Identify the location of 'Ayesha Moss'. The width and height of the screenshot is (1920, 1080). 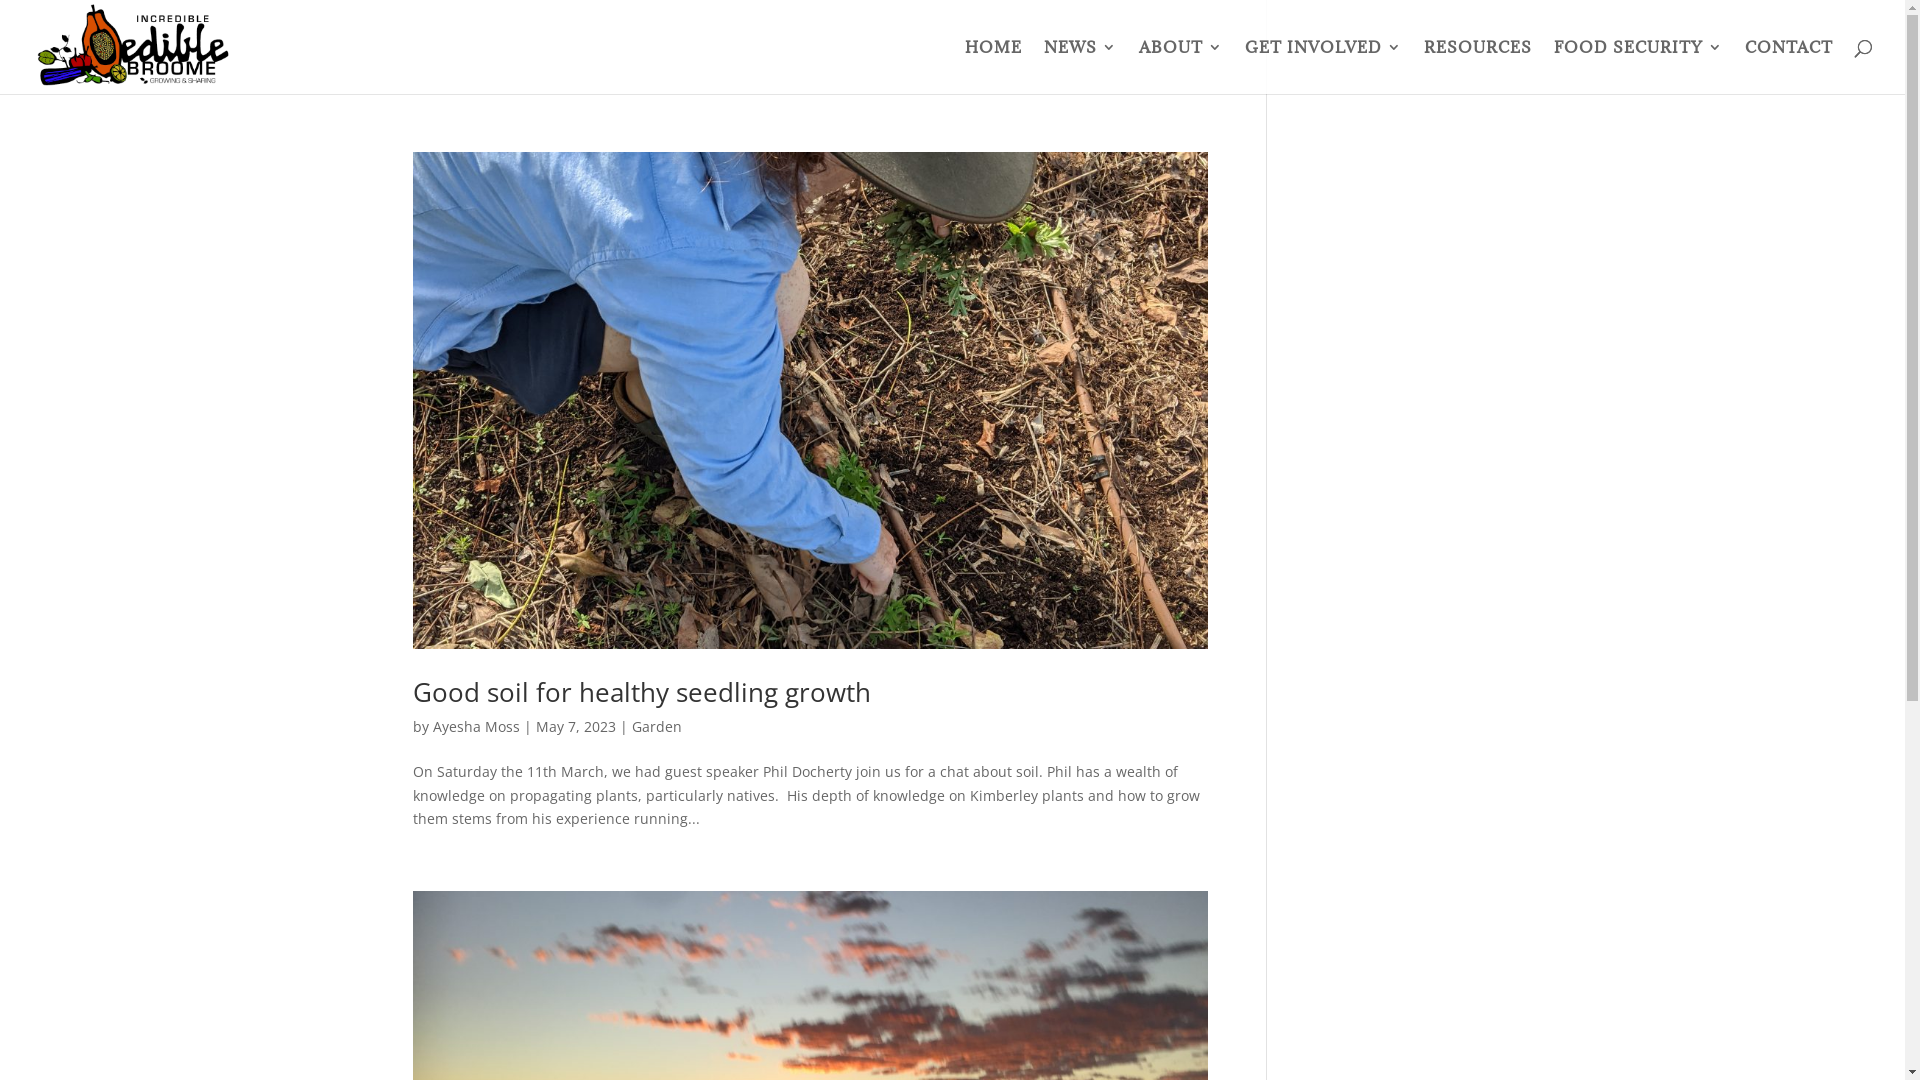
(474, 726).